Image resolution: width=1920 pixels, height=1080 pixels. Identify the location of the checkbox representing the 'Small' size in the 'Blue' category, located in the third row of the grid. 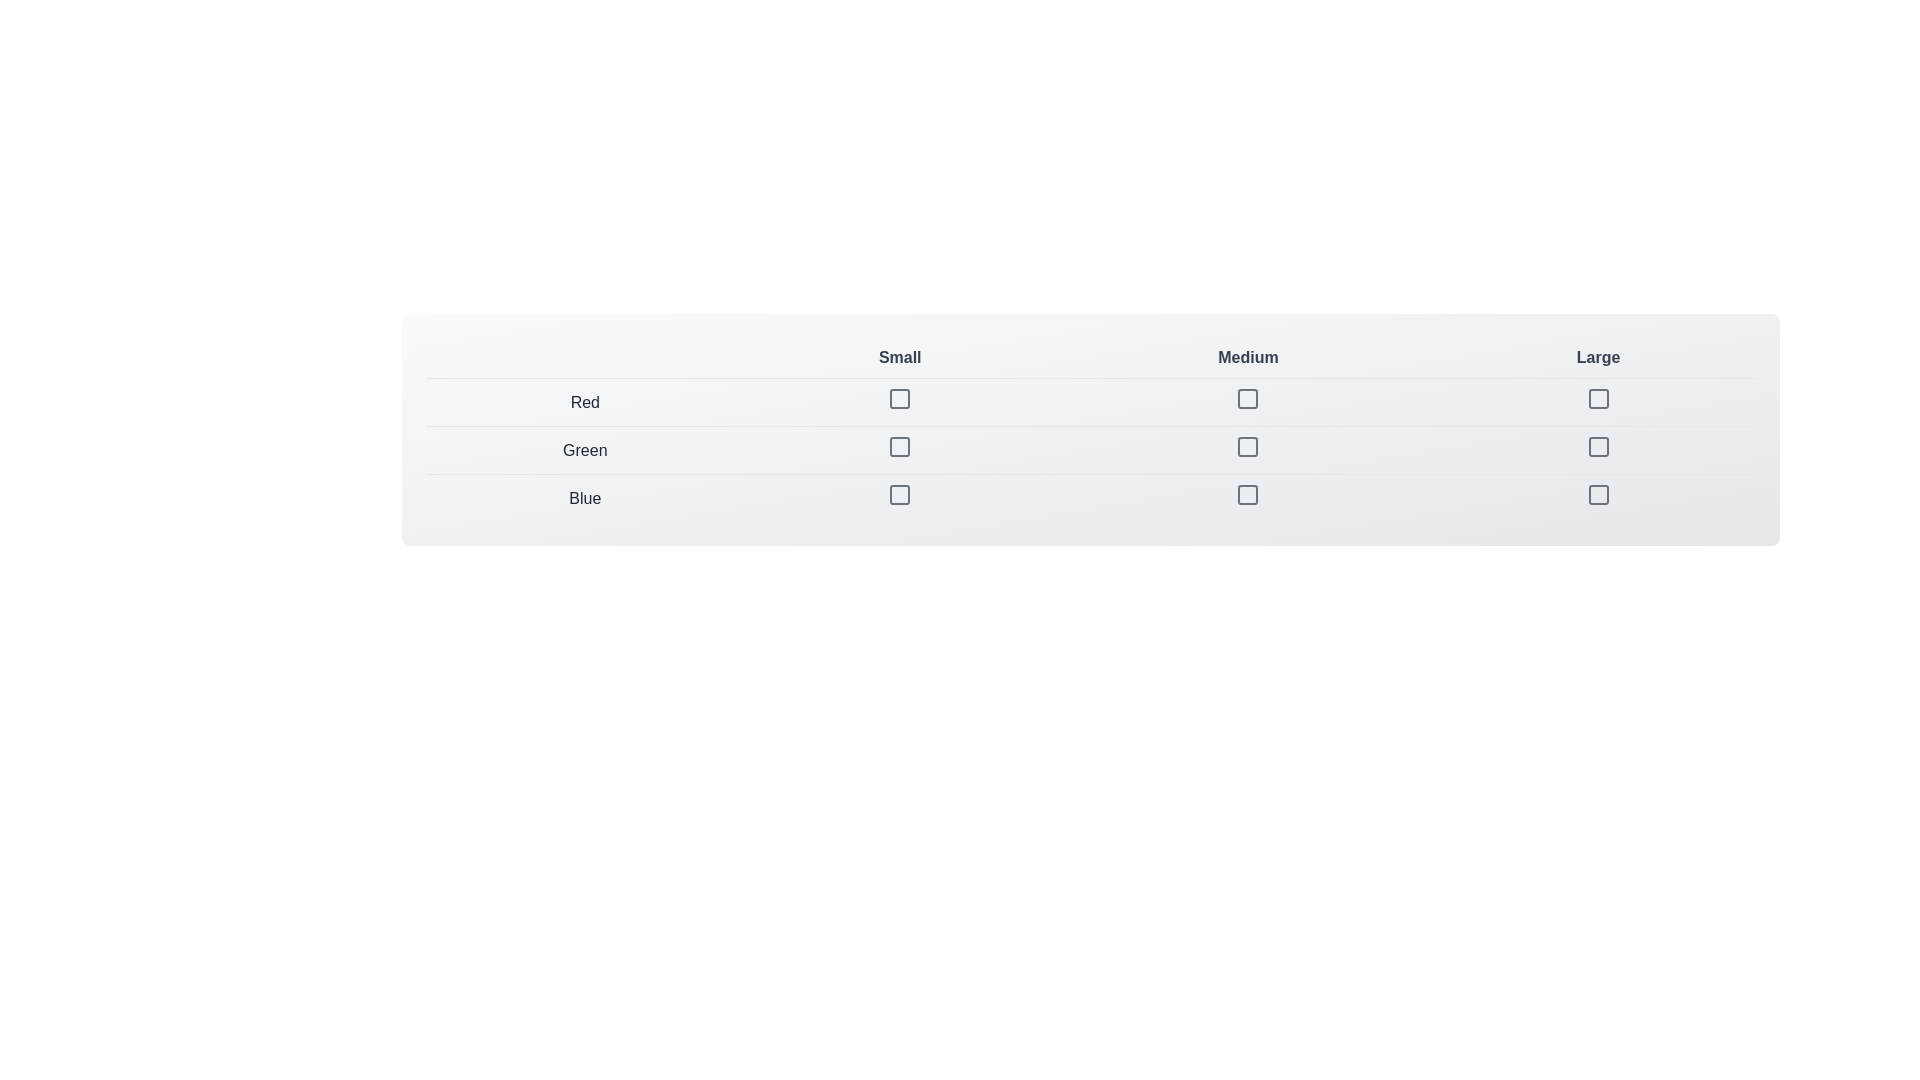
(899, 494).